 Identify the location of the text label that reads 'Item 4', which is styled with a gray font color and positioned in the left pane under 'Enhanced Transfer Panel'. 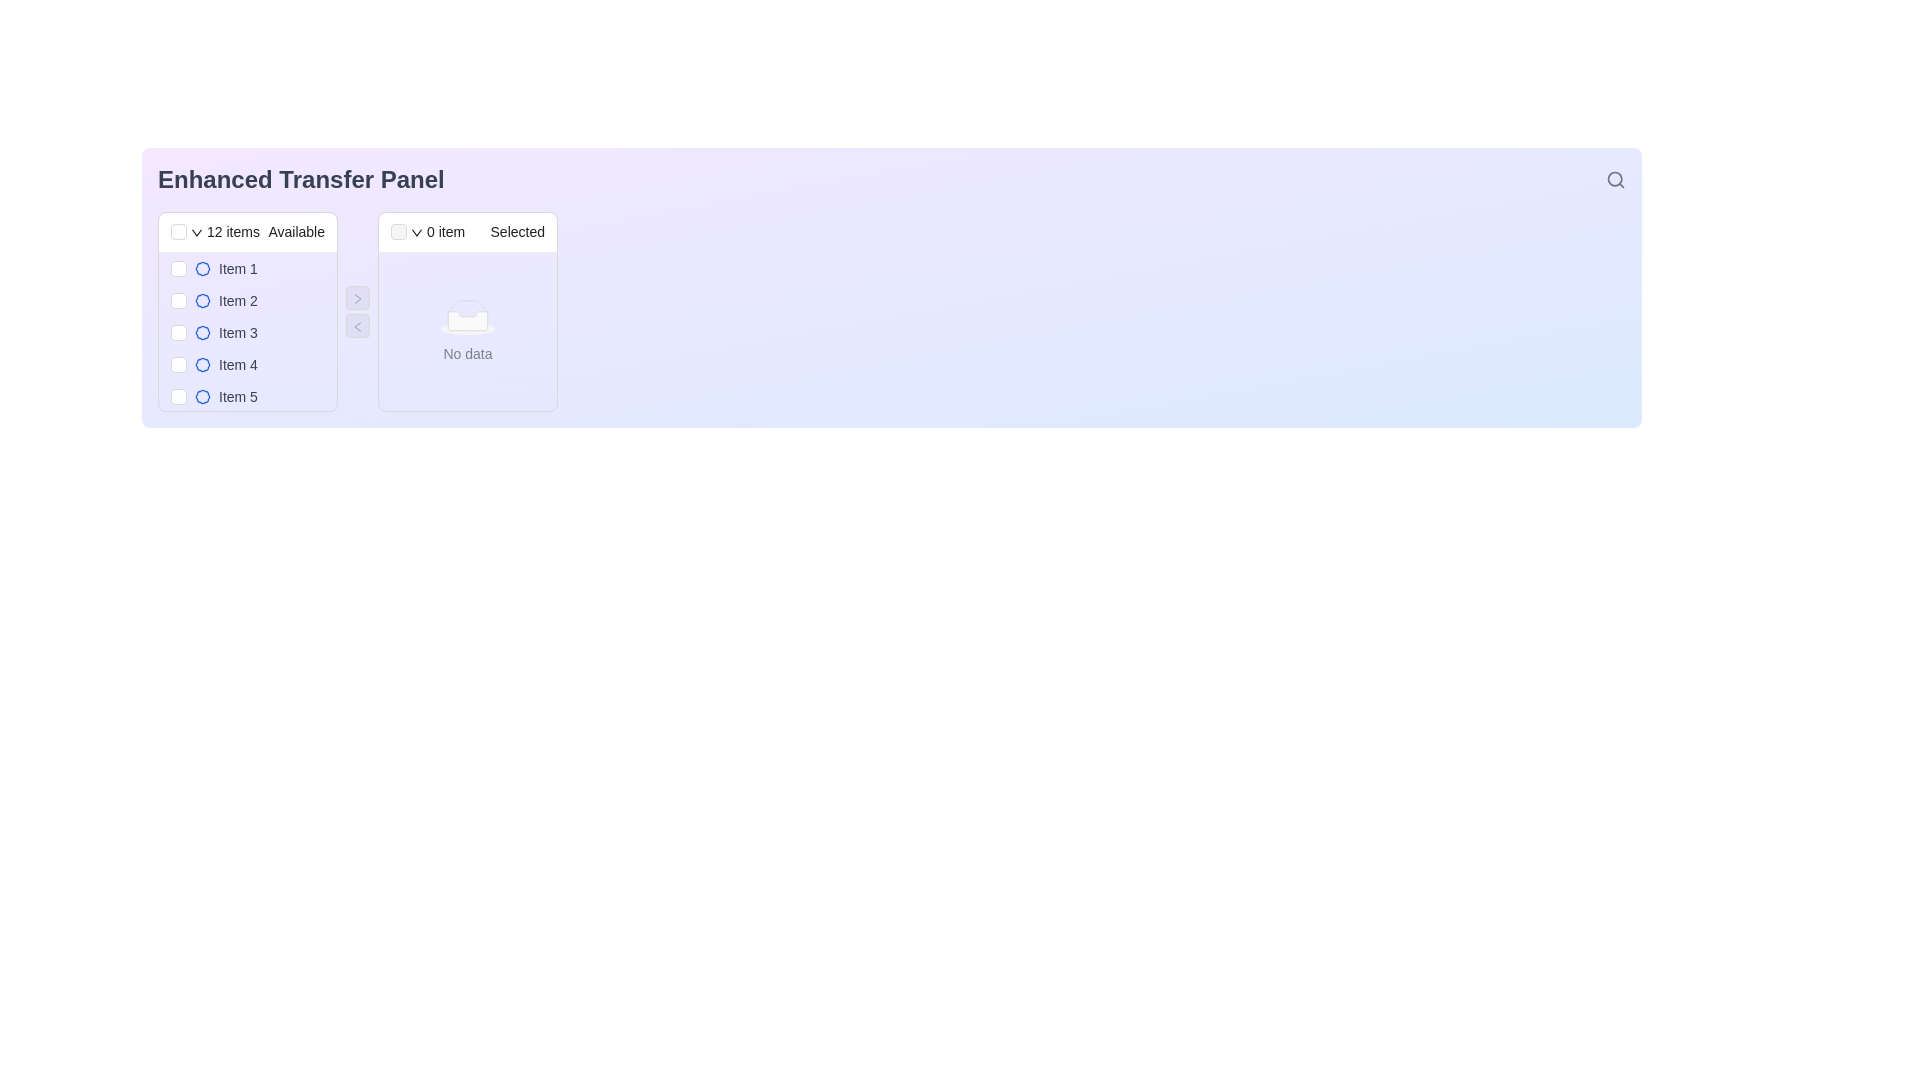
(238, 365).